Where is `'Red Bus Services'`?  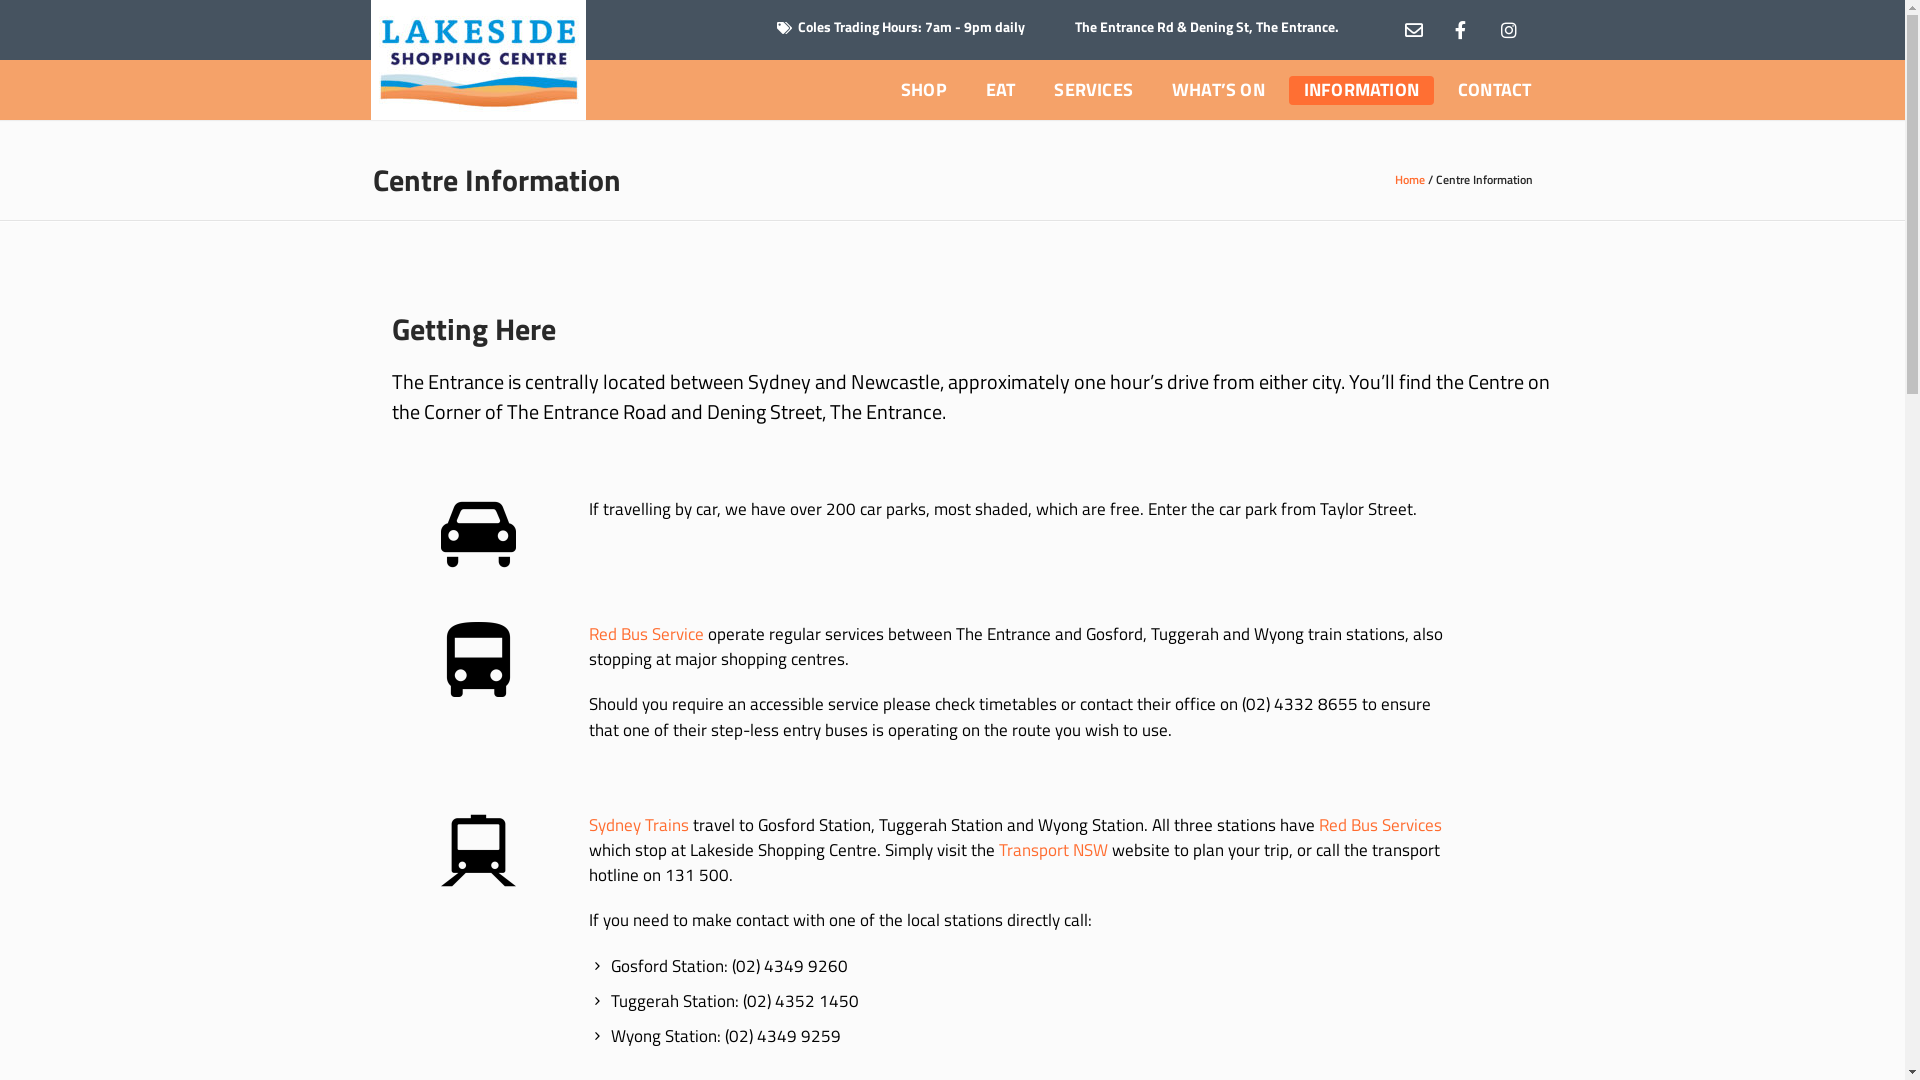 'Red Bus Services' is located at coordinates (1379, 825).